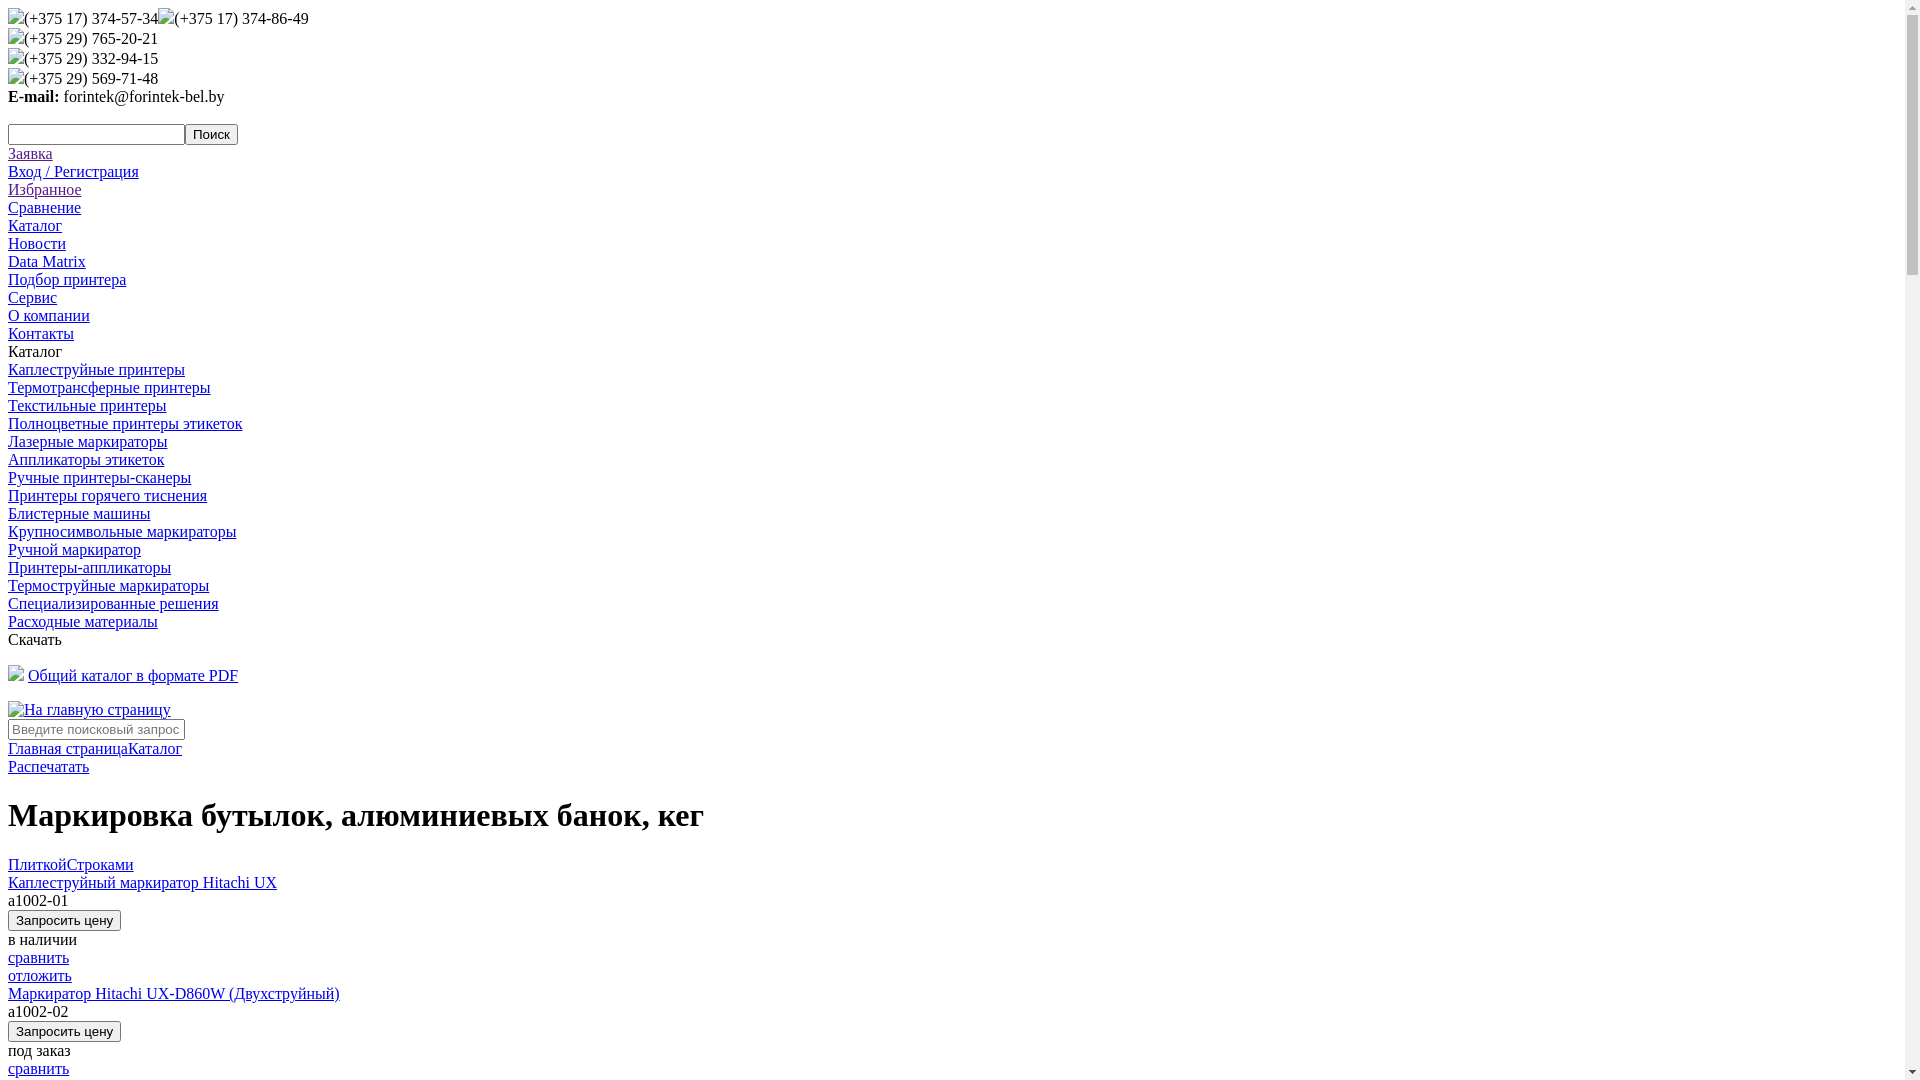  Describe the element at coordinates (47, 260) in the screenshot. I see `'Data Matrix'` at that location.